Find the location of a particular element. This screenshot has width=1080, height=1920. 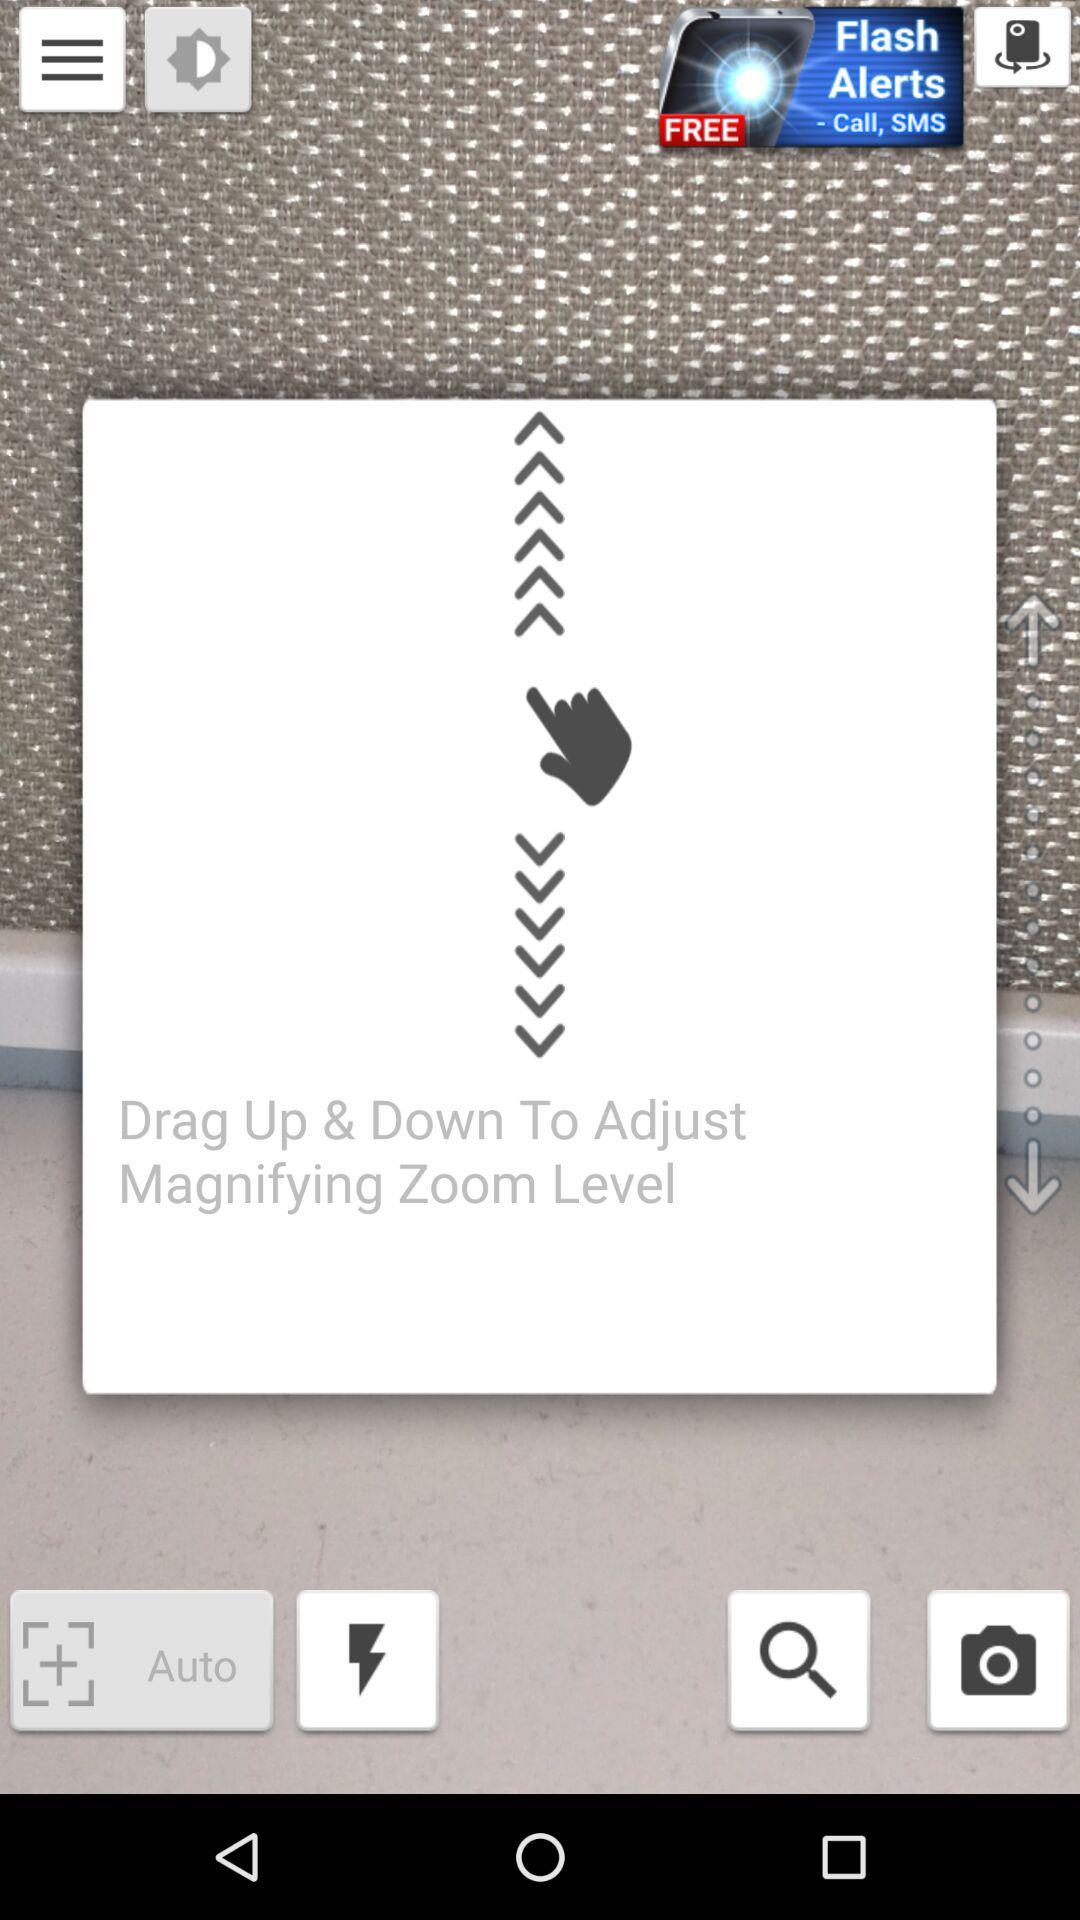

the icon which is at top right to the page is located at coordinates (1022, 49).